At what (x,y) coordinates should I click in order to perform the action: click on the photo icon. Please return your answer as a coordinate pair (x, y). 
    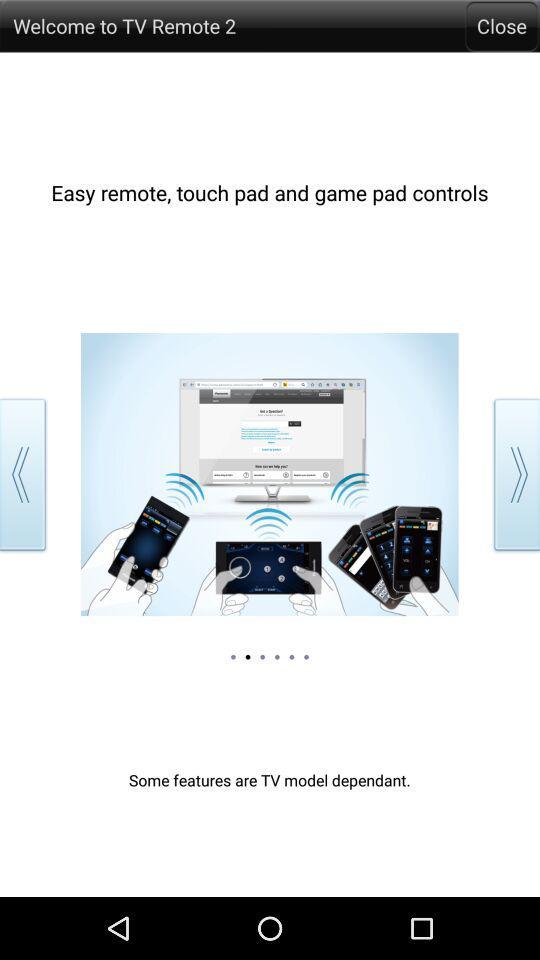
    Looking at the image, I should click on (507, 38).